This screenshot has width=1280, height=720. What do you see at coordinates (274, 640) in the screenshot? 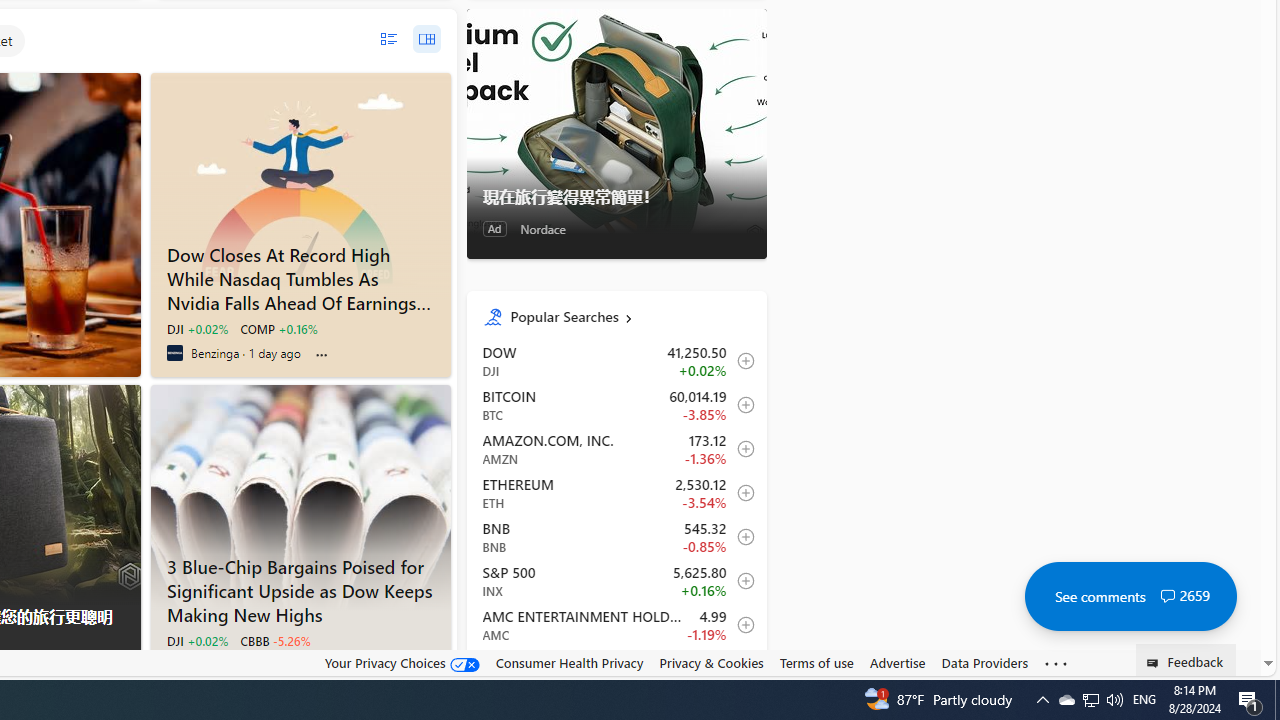
I see `'CBBB -5.26%'` at bounding box center [274, 640].